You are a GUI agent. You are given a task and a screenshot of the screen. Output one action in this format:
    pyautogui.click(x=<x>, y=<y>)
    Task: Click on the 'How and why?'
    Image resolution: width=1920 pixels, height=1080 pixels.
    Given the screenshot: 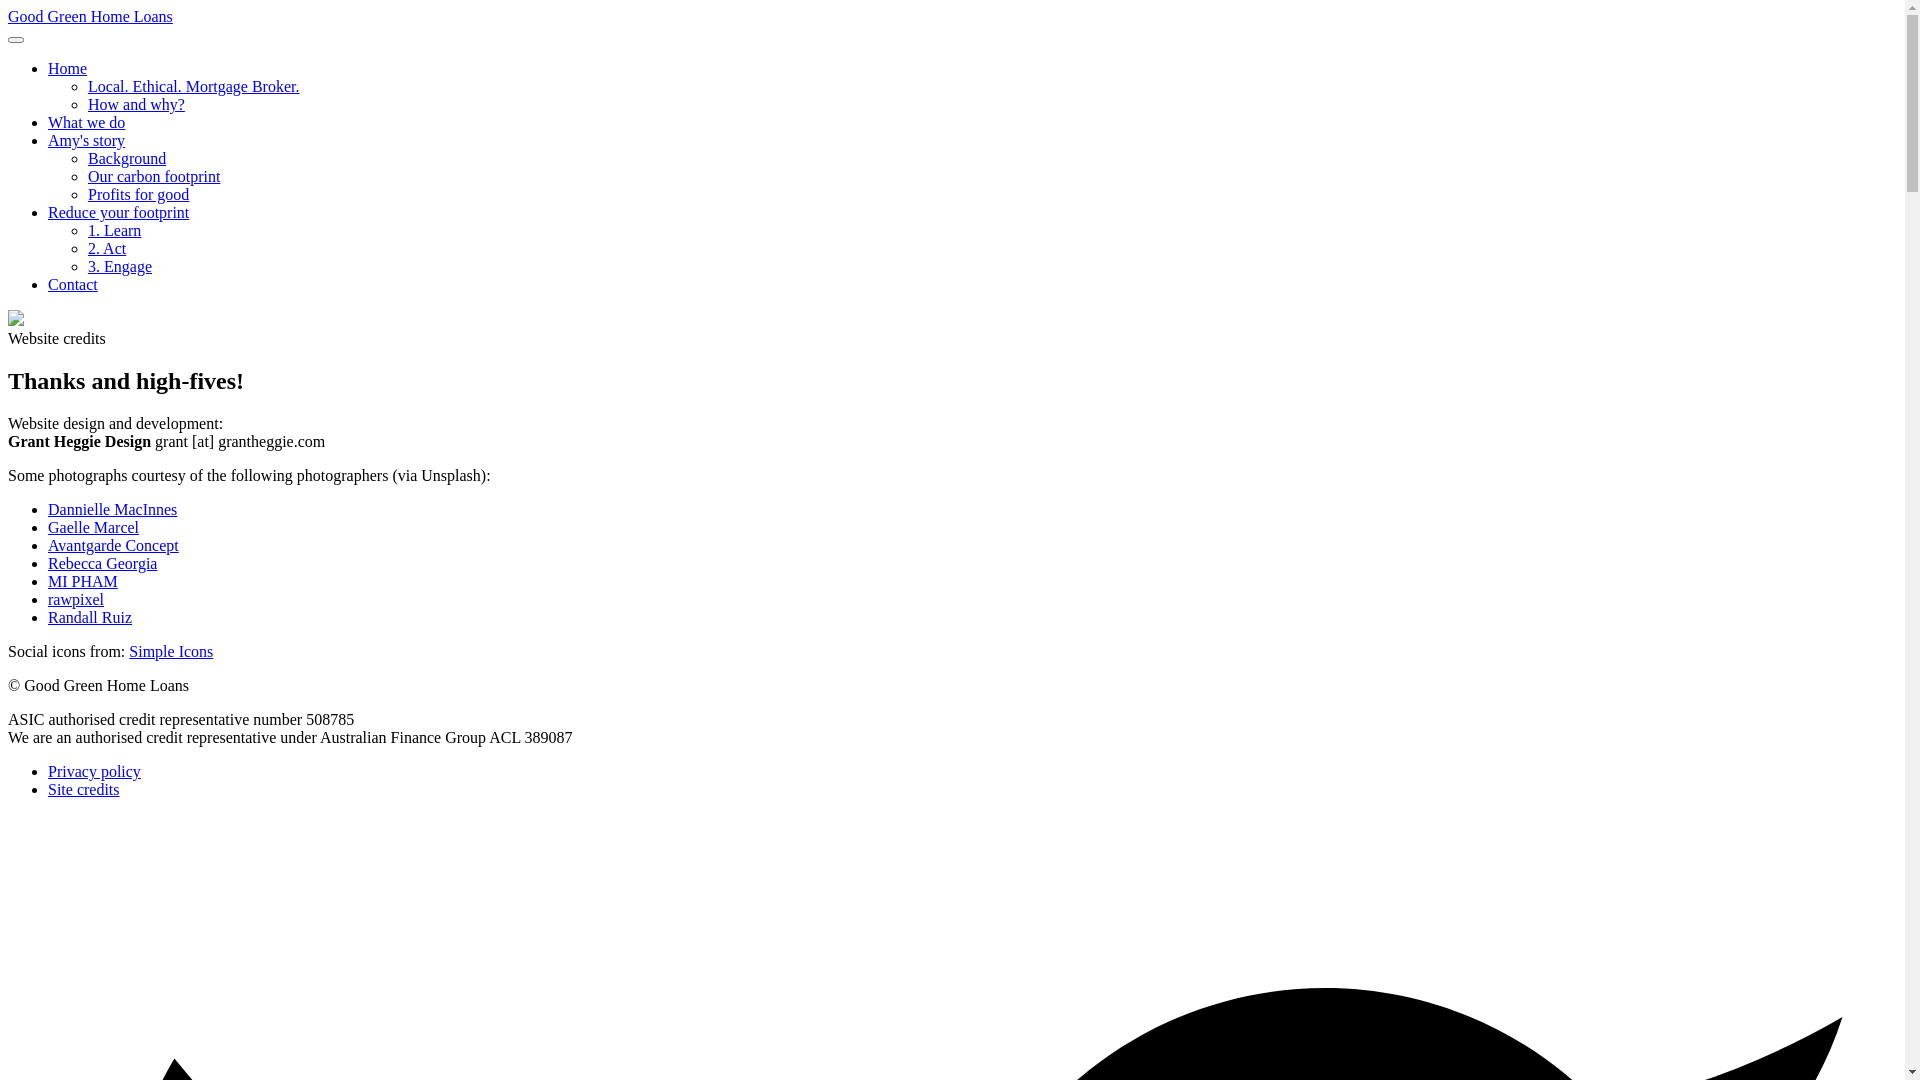 What is the action you would take?
    pyautogui.click(x=135, y=104)
    